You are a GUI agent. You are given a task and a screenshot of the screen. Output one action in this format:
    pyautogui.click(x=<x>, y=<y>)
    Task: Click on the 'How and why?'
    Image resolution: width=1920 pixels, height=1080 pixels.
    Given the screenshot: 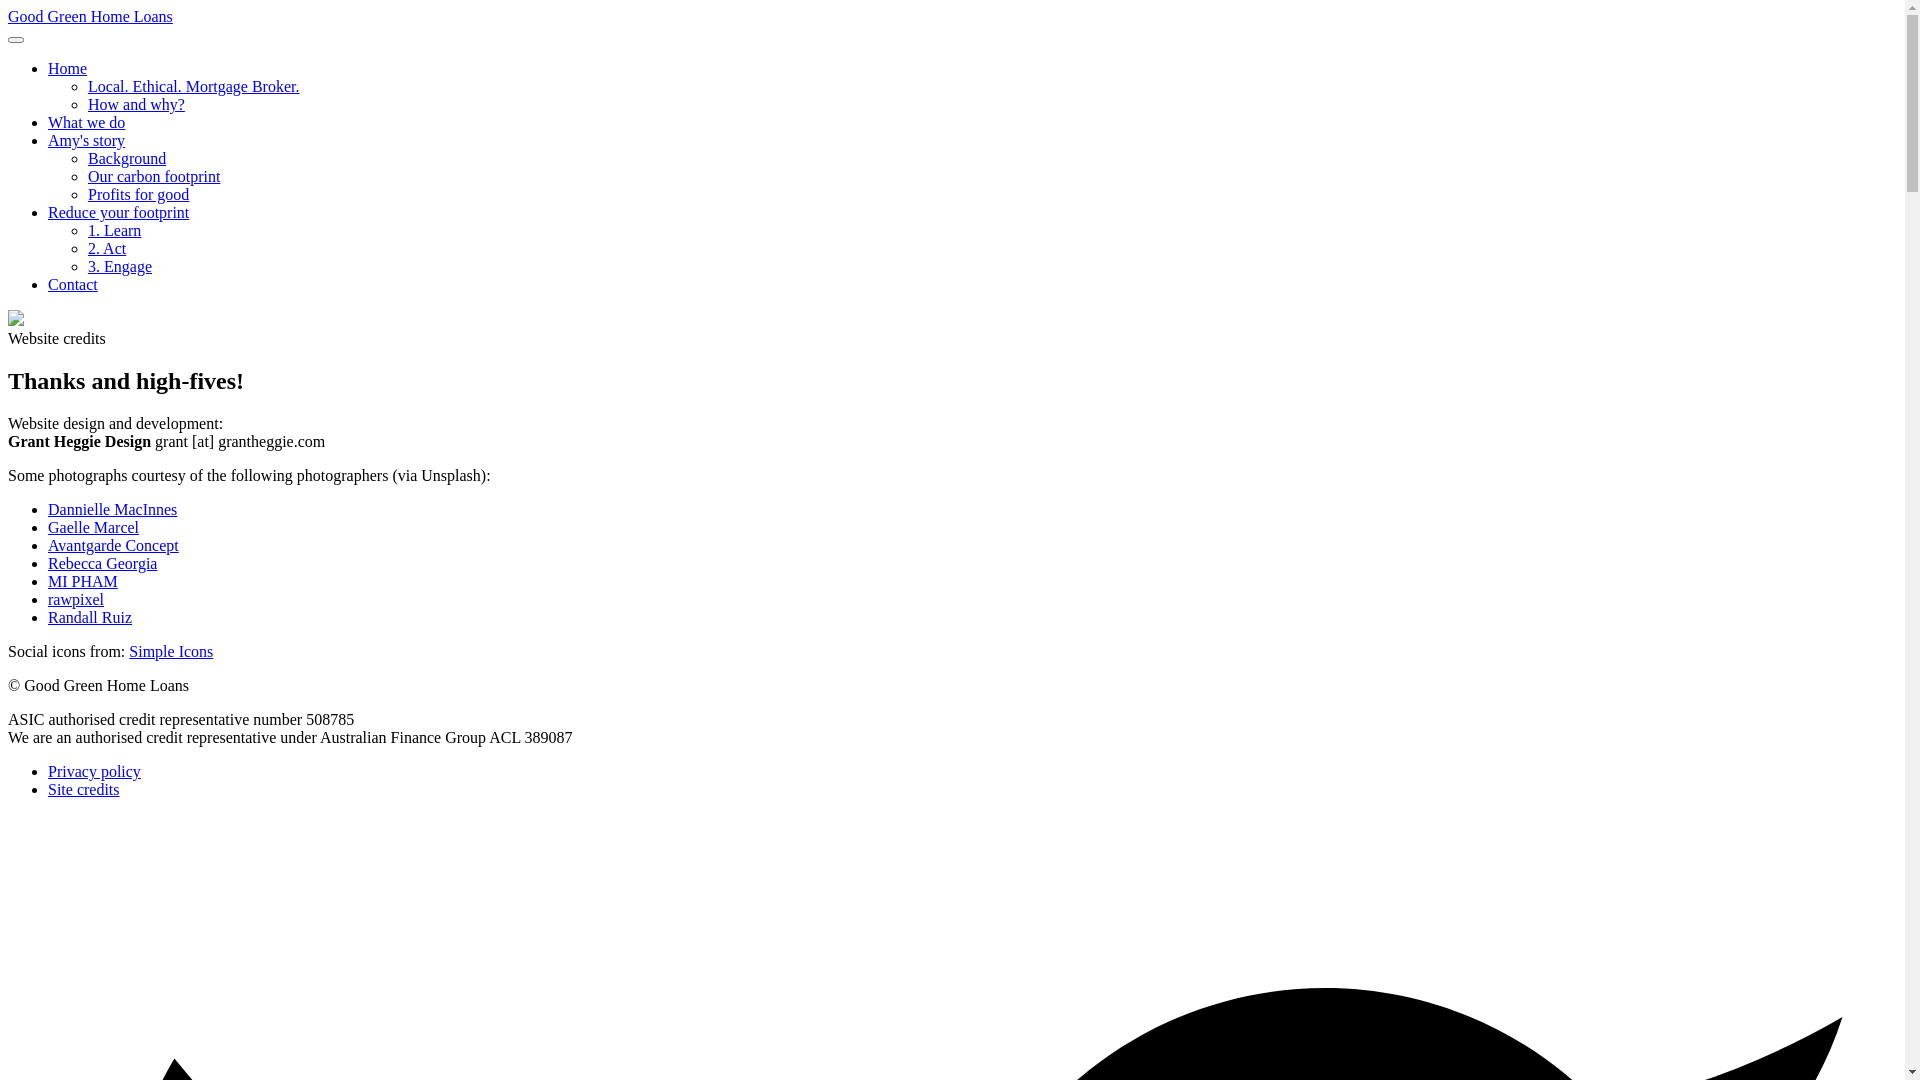 What is the action you would take?
    pyautogui.click(x=135, y=104)
    